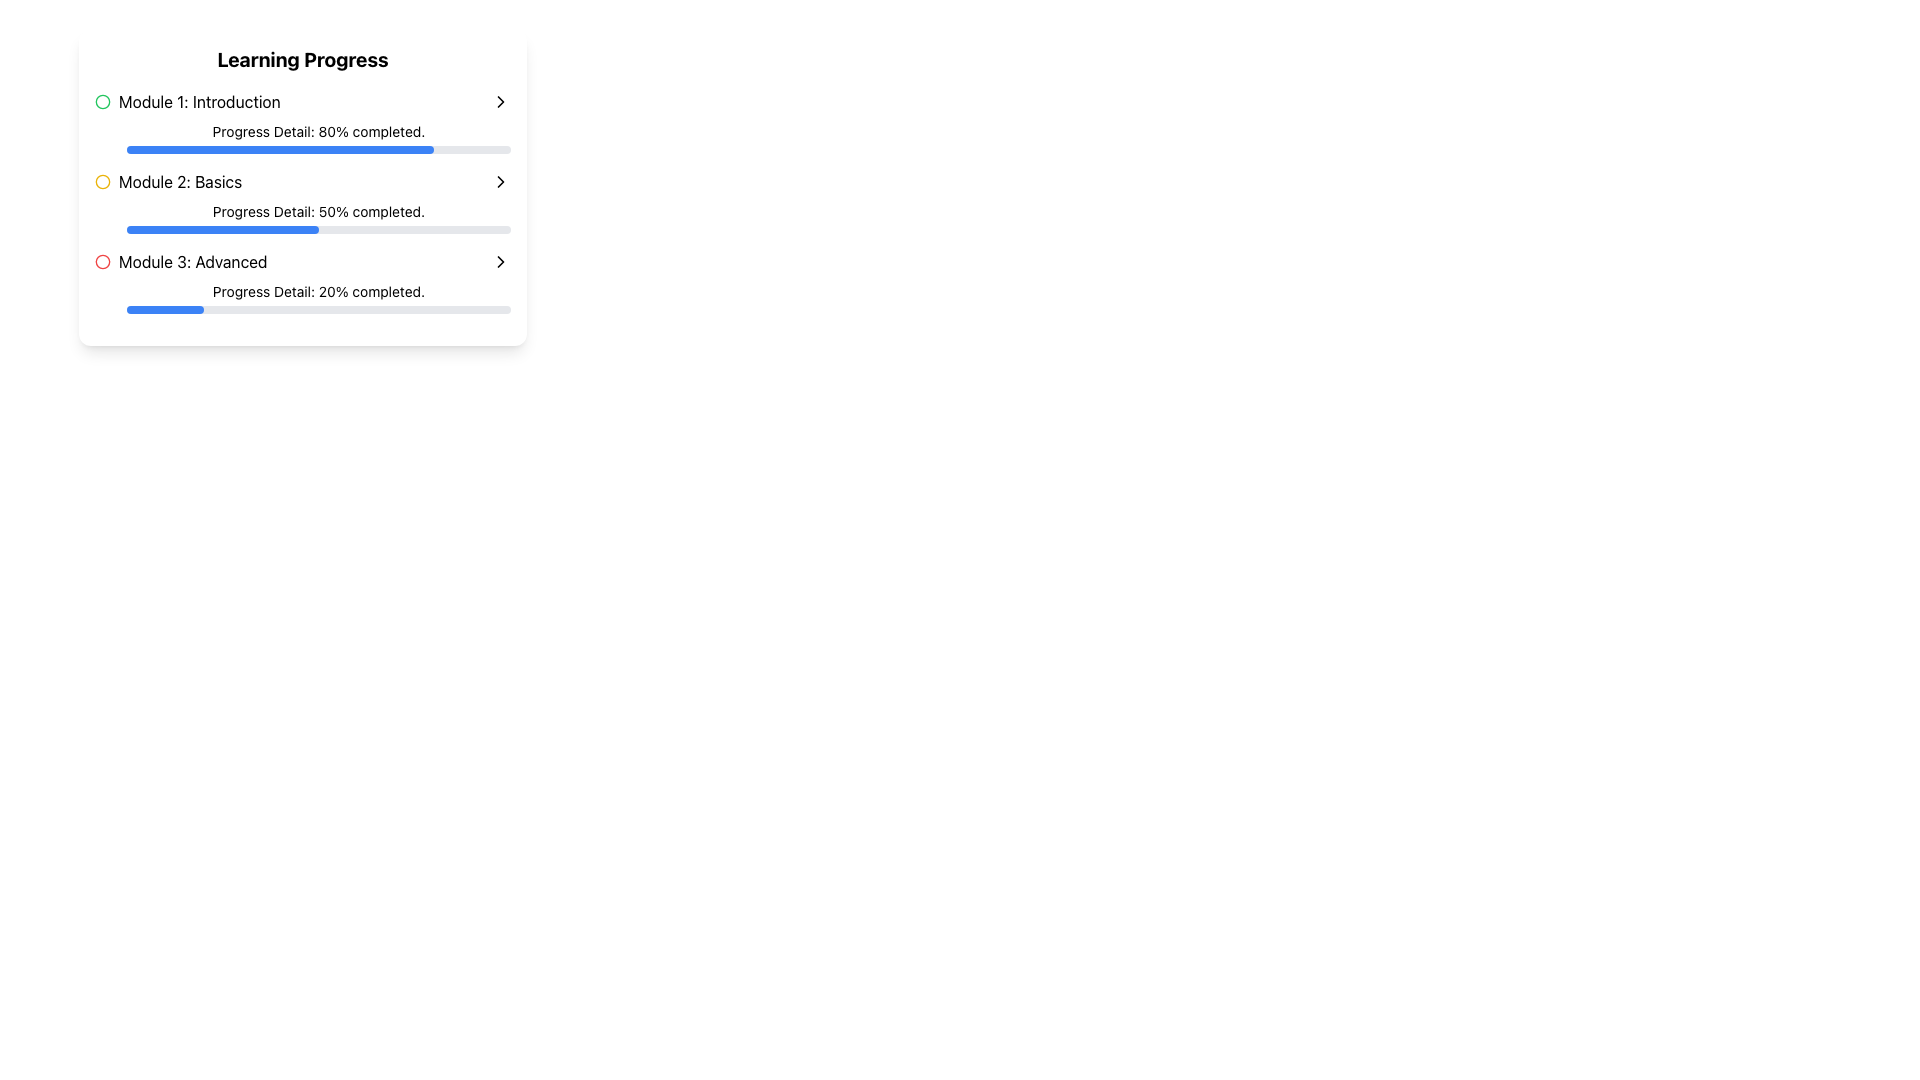 The height and width of the screenshot is (1080, 1920). Describe the element at coordinates (301, 59) in the screenshot. I see `the prominent text label displaying 'Learning Progress', which is styled in bold and located at the top of a card-like section` at that location.